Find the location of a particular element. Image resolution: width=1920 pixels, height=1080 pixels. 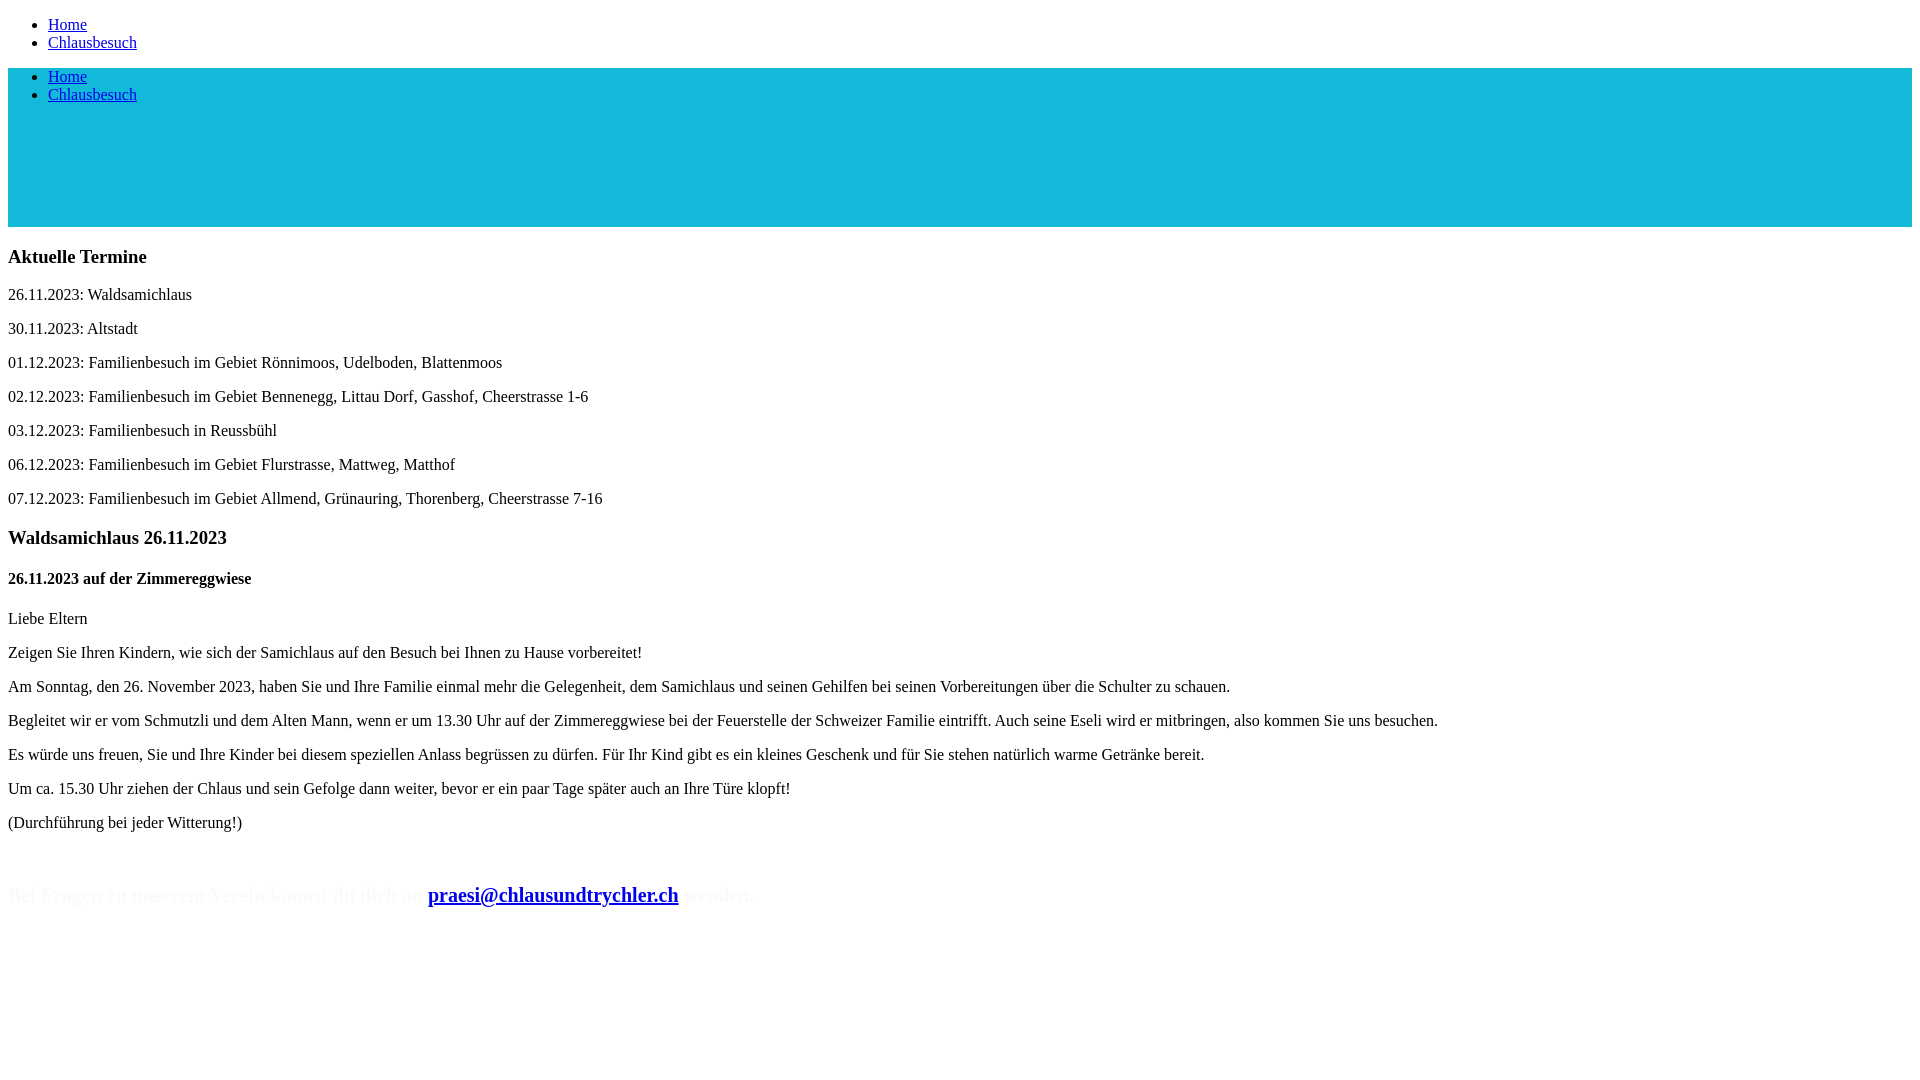

'Chlausbesuch' is located at coordinates (91, 42).